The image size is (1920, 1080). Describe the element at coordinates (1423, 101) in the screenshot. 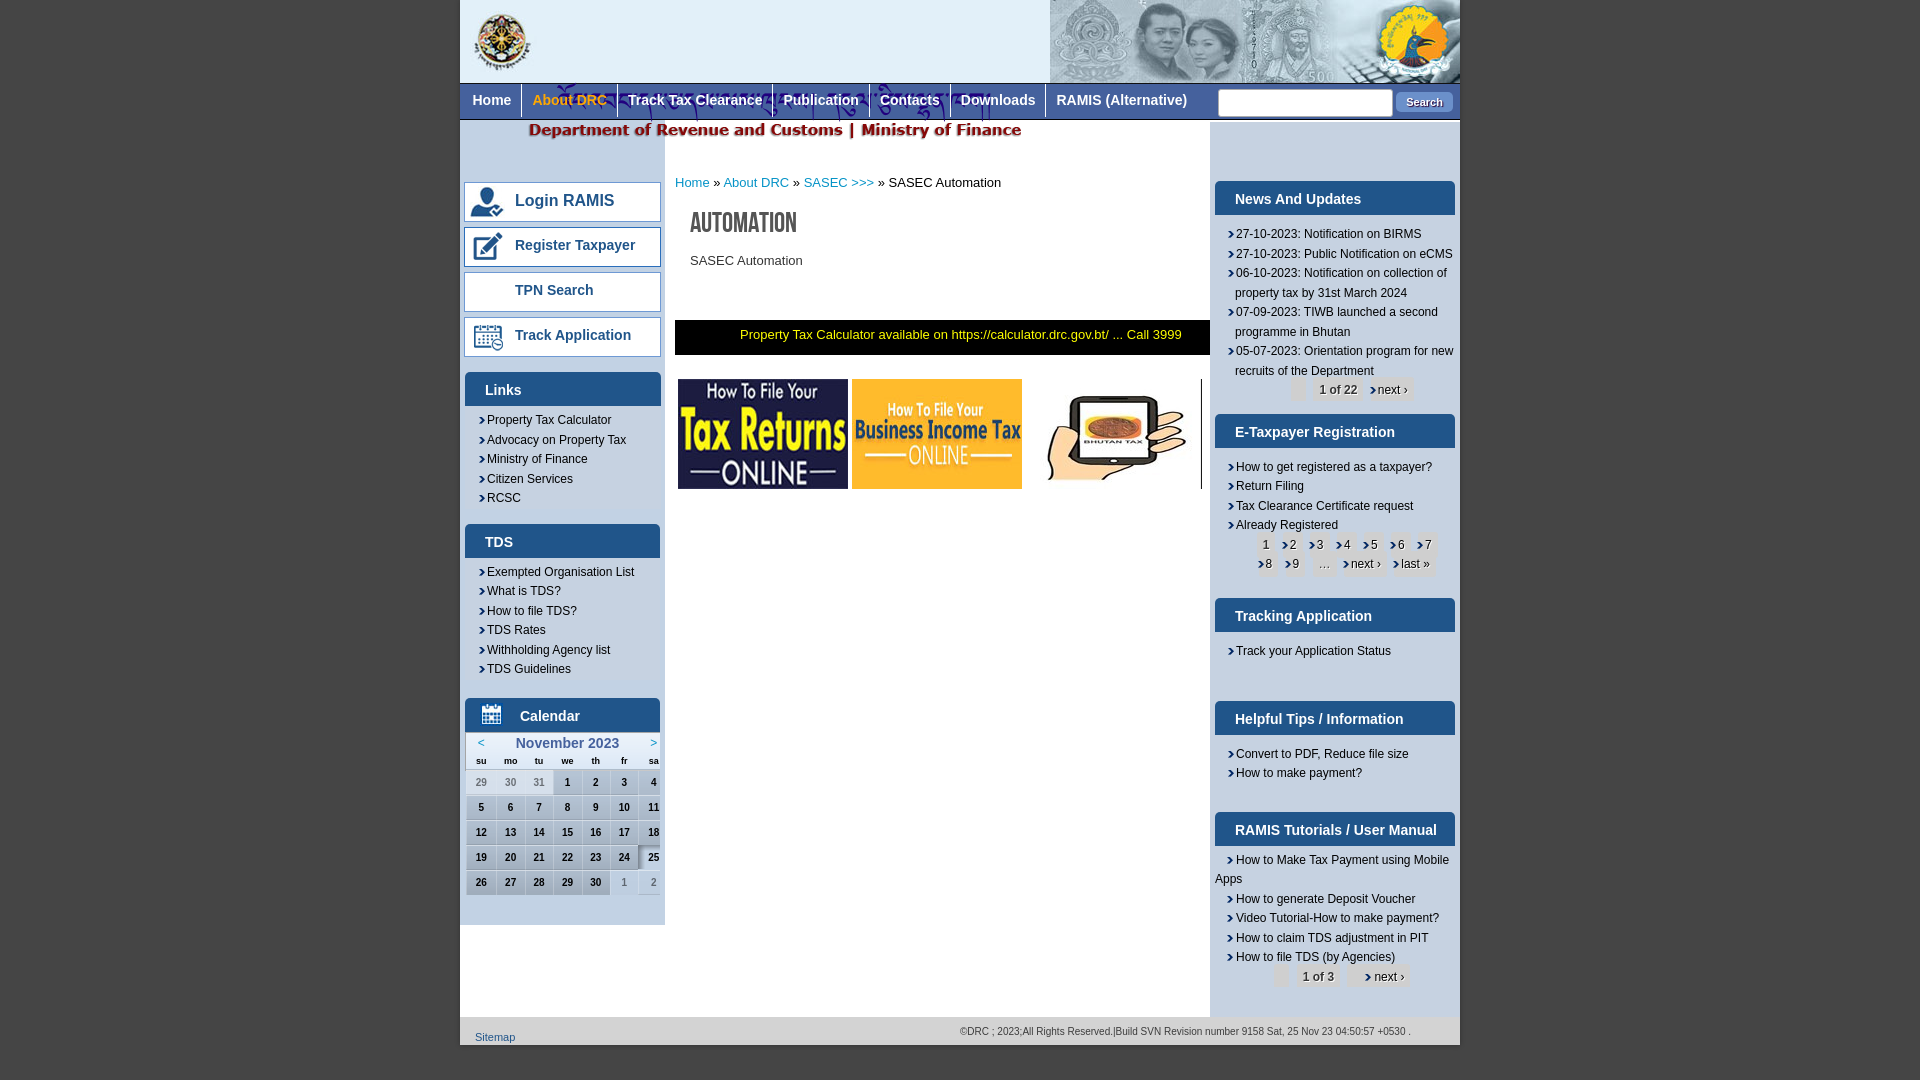

I see `'Search'` at that location.